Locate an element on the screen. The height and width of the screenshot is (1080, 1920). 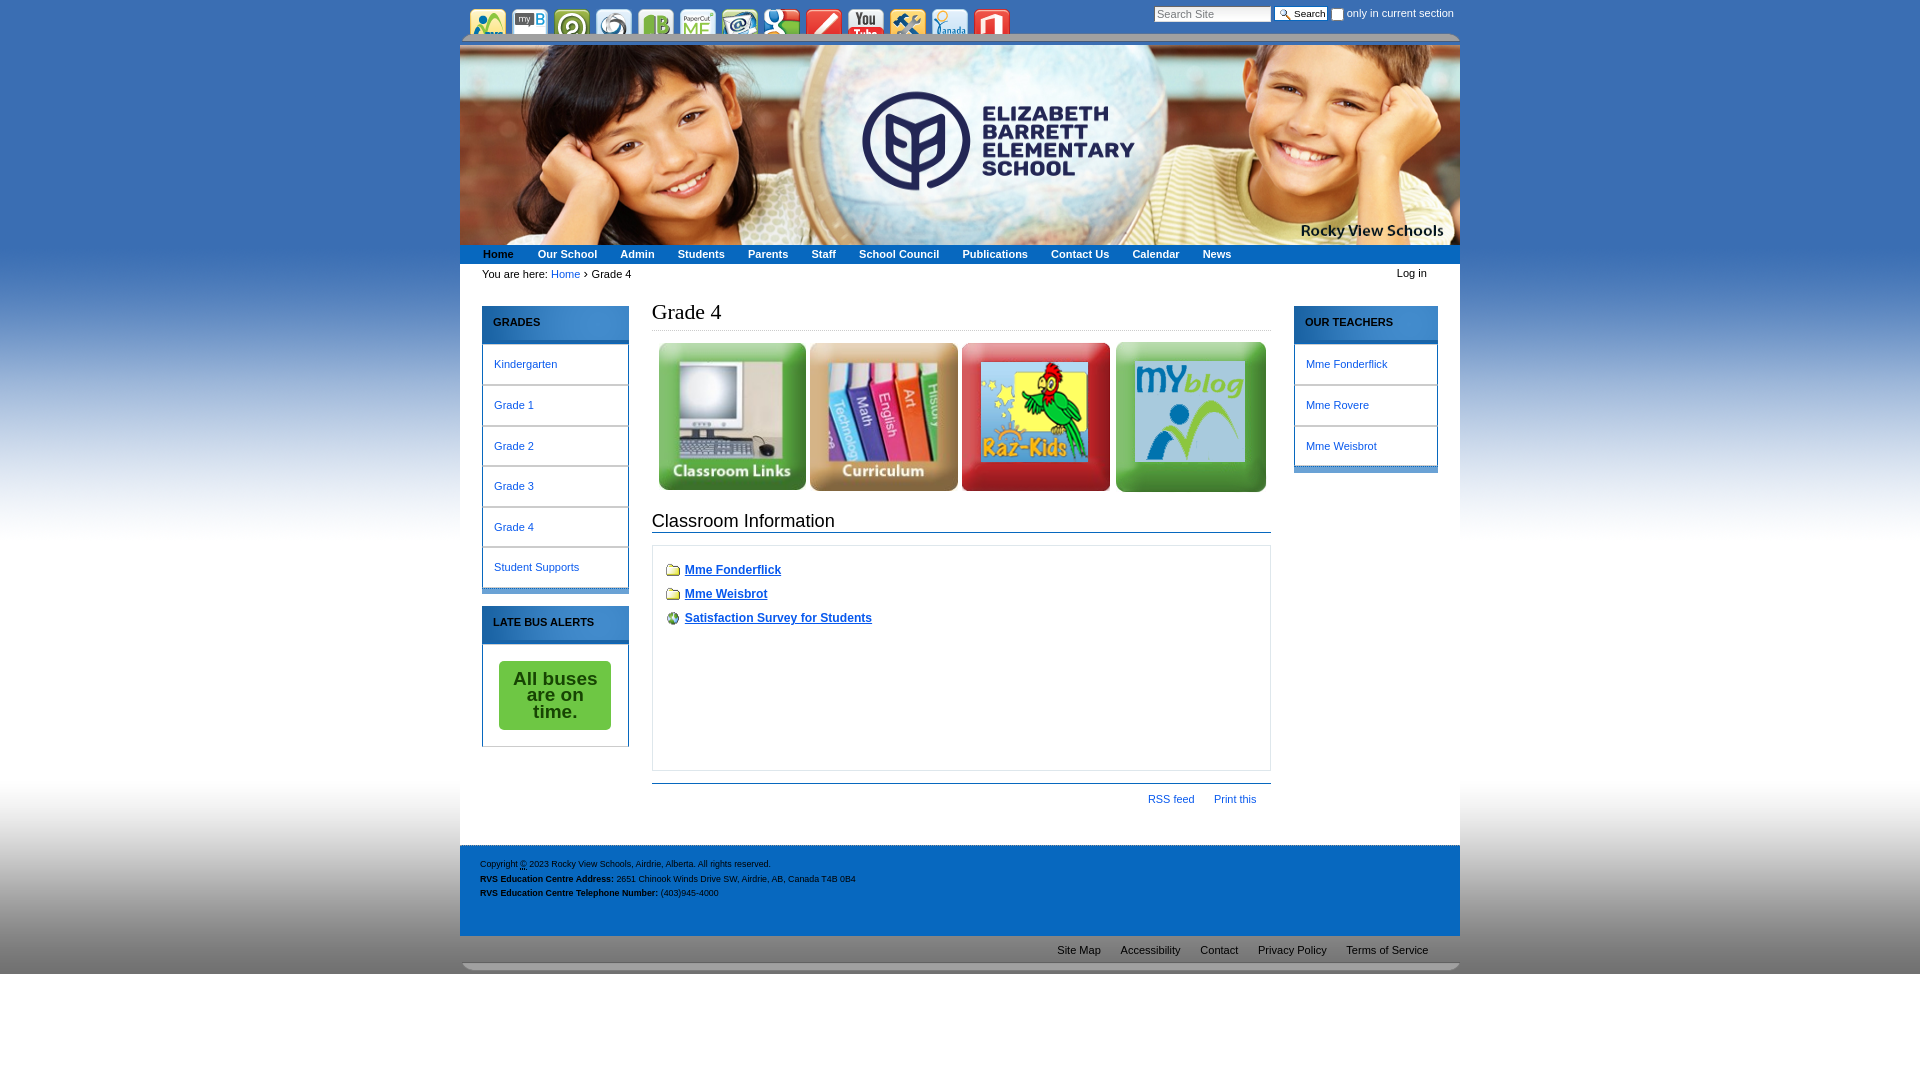
'Our School' is located at coordinates (563, 253).